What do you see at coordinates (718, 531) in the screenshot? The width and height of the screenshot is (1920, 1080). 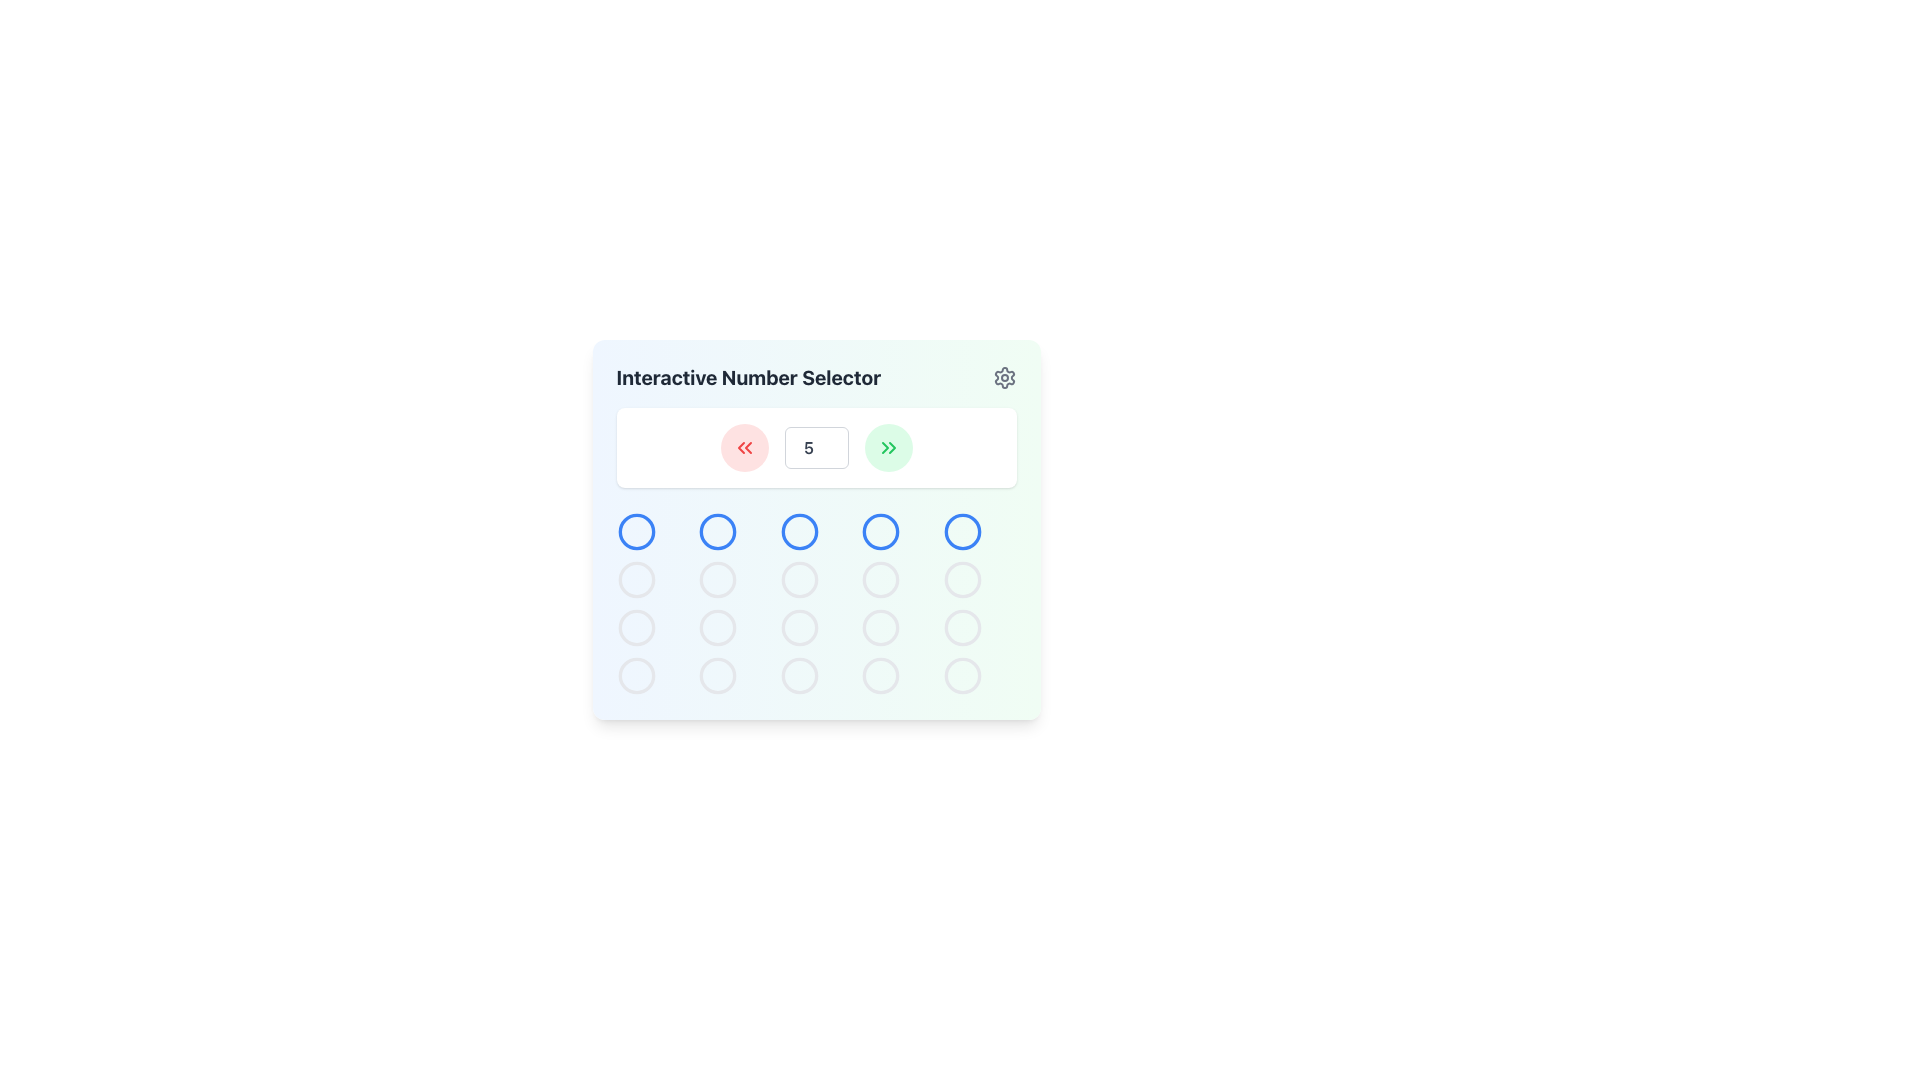 I see `the Circle button with a blue outline and filled blue color, located in the first row and third column of the grid` at bounding box center [718, 531].